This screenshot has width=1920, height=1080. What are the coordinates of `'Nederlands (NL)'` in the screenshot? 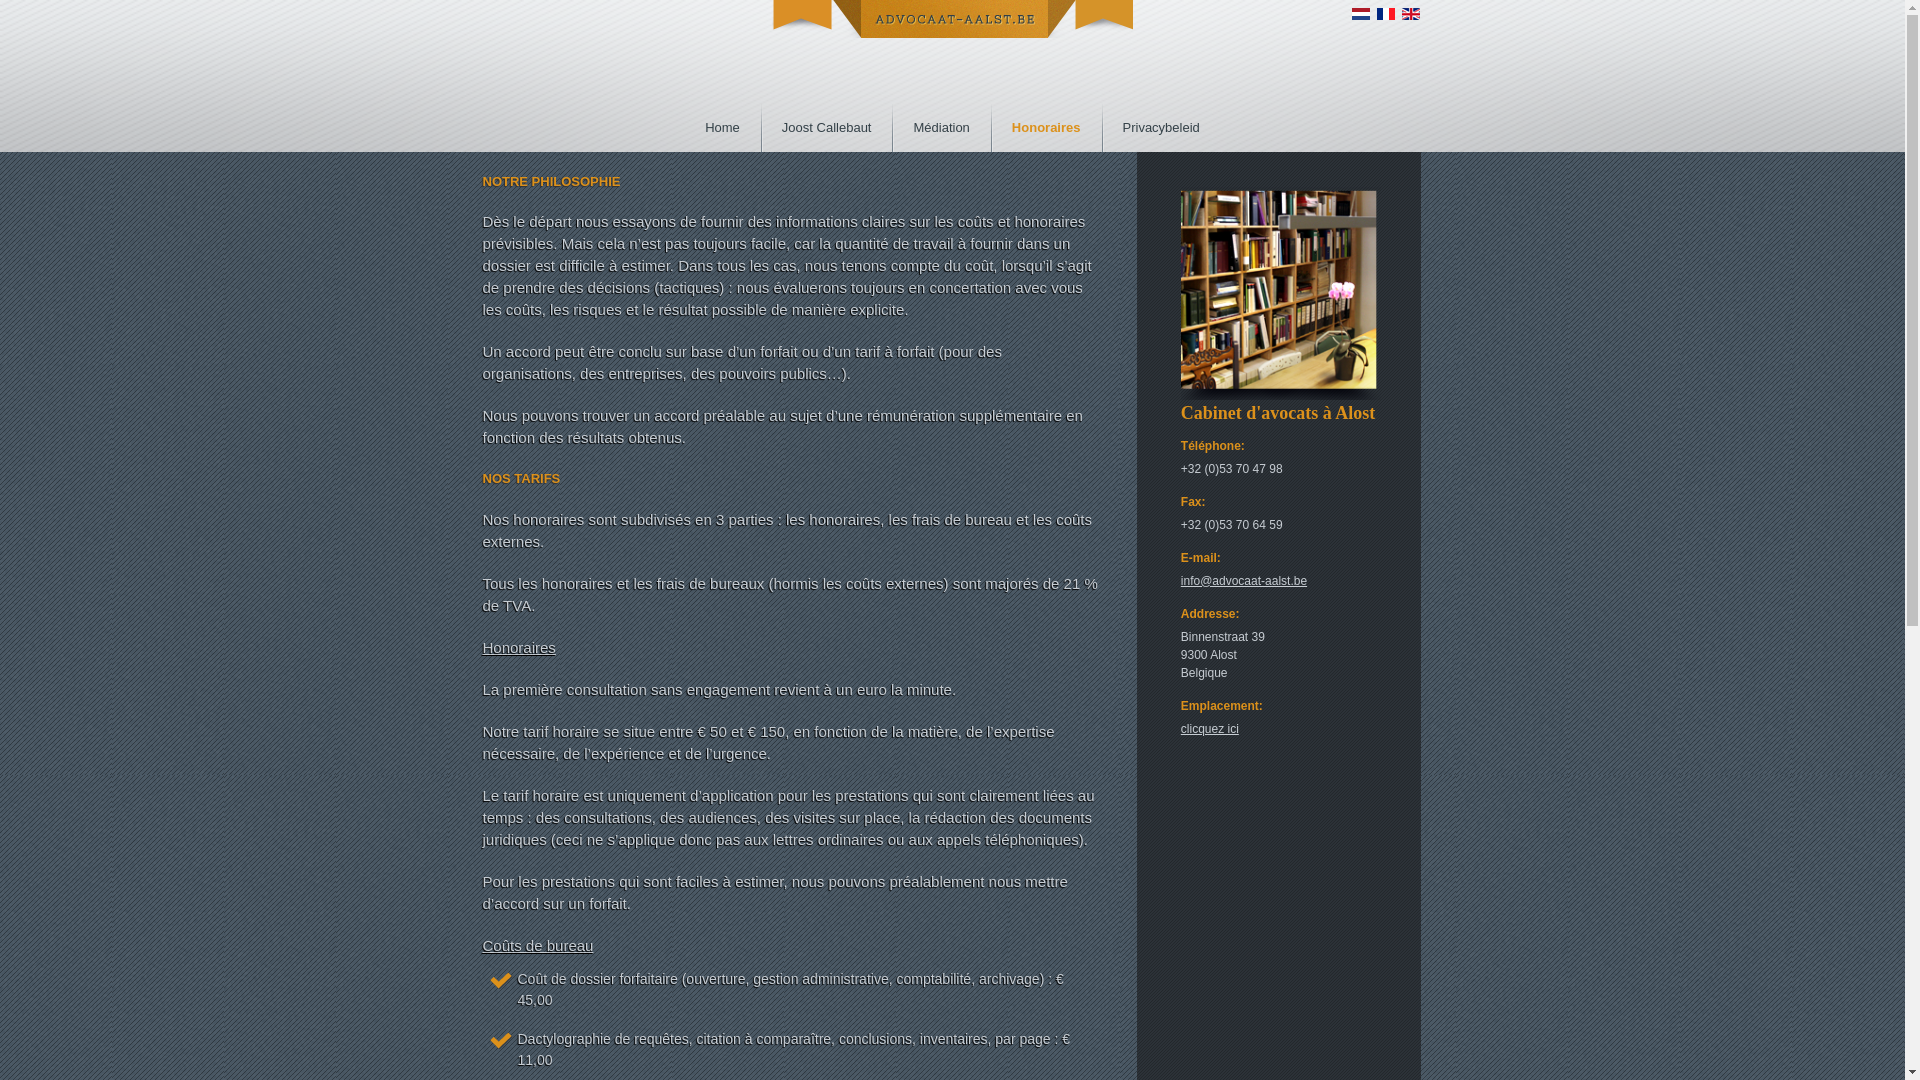 It's located at (1360, 14).